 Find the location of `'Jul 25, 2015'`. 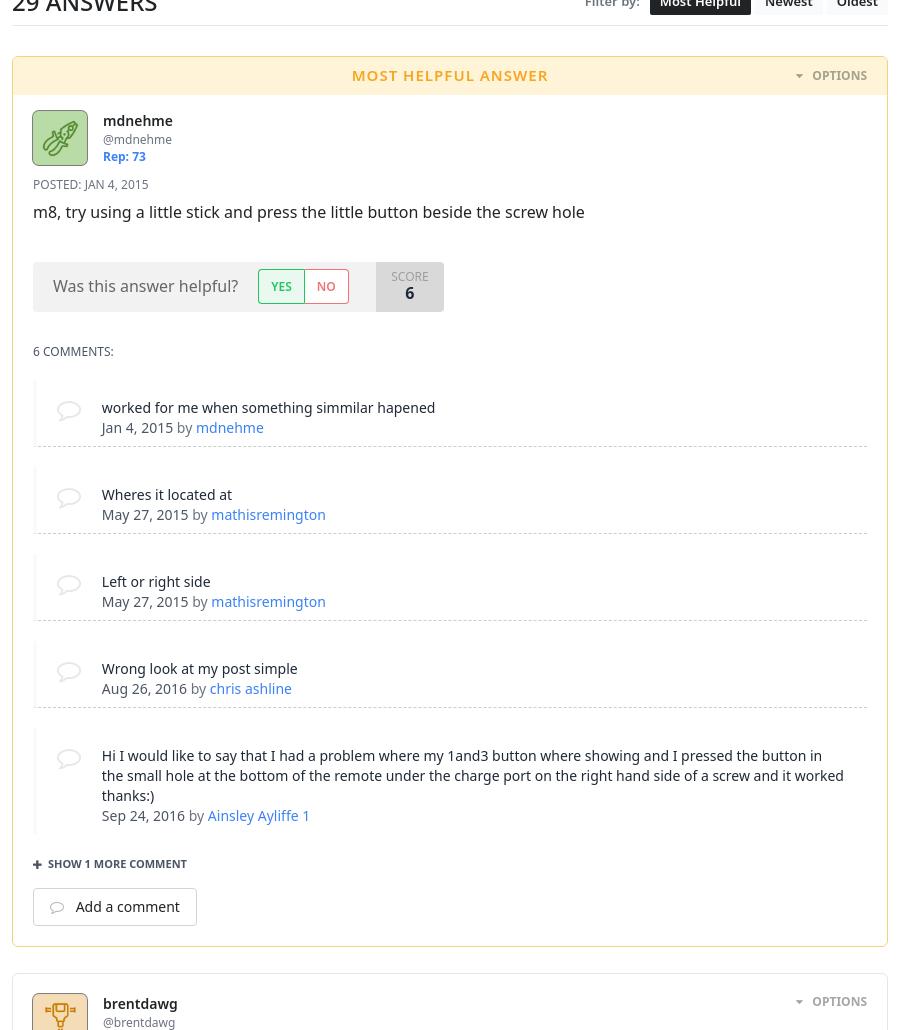

'Jul 25, 2015' is located at coordinates (134, 374).